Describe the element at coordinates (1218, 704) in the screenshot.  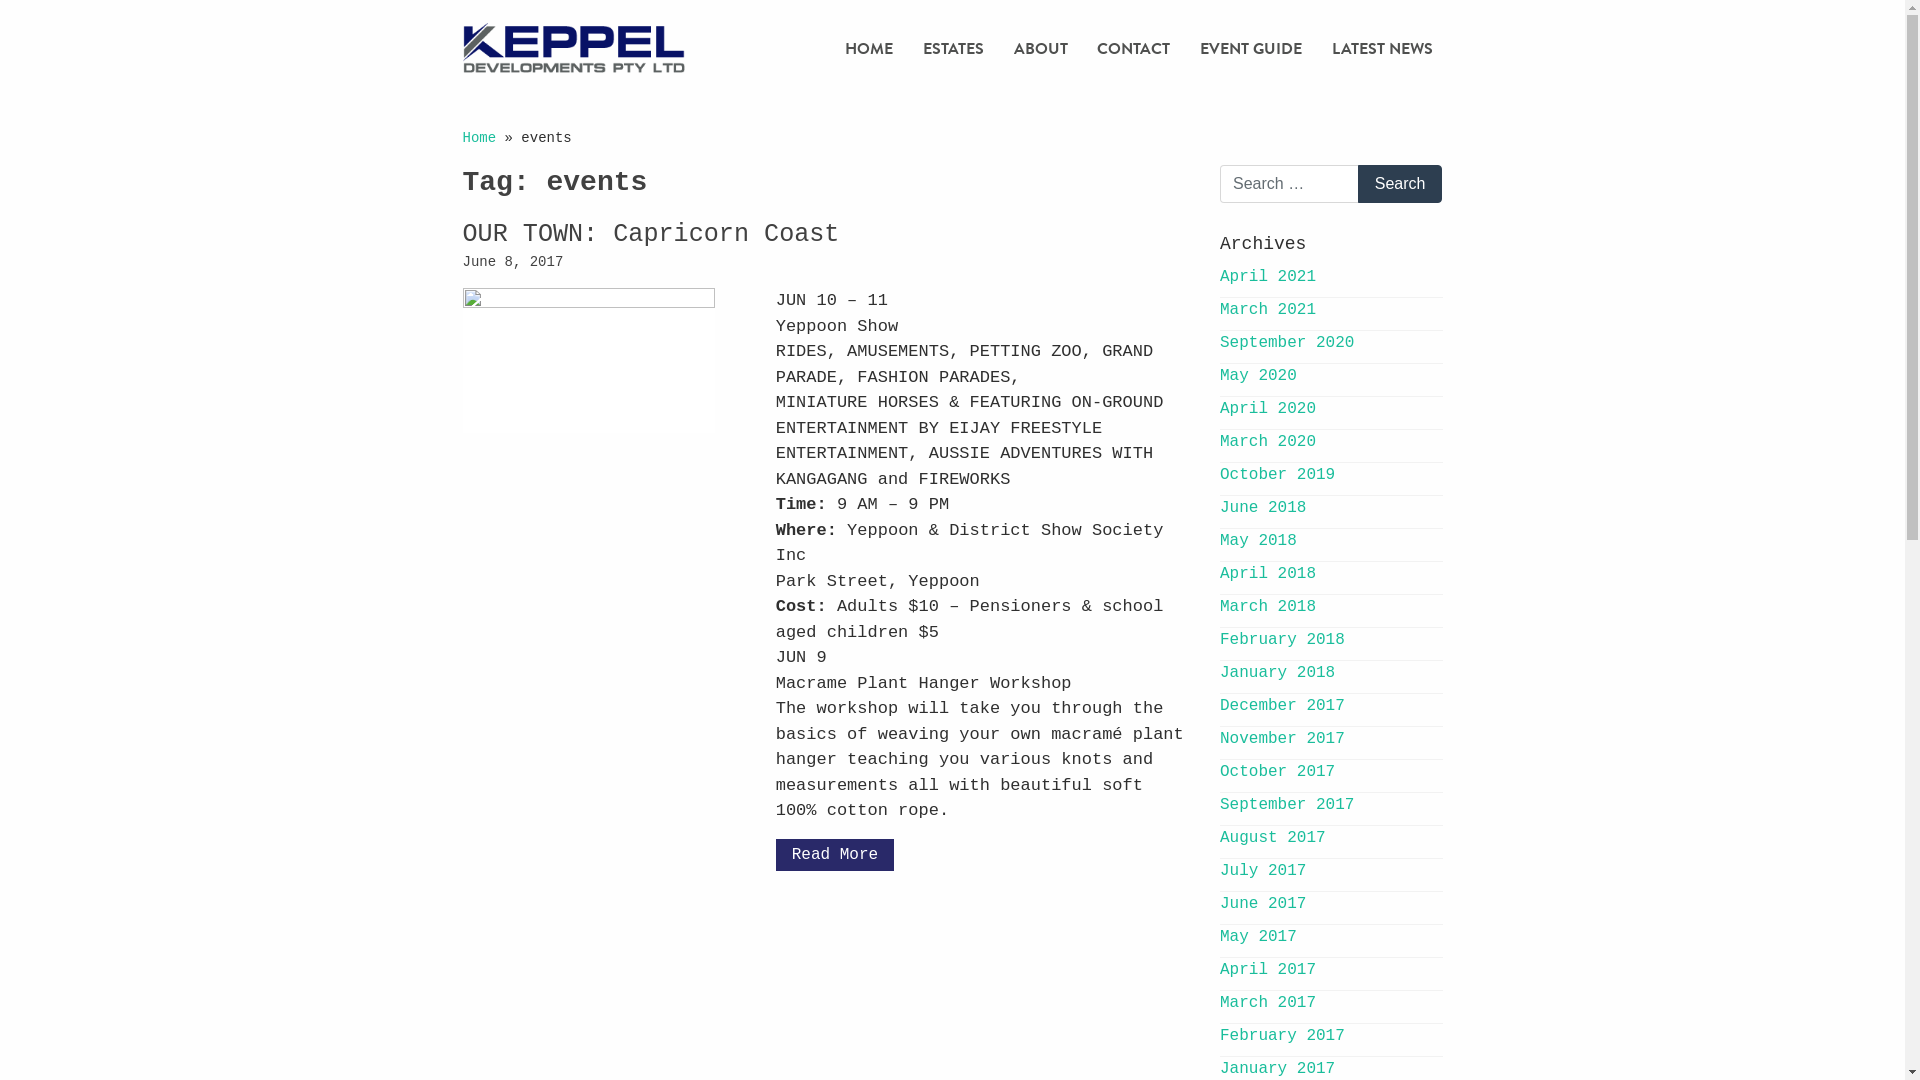
I see `'December 2017'` at that location.